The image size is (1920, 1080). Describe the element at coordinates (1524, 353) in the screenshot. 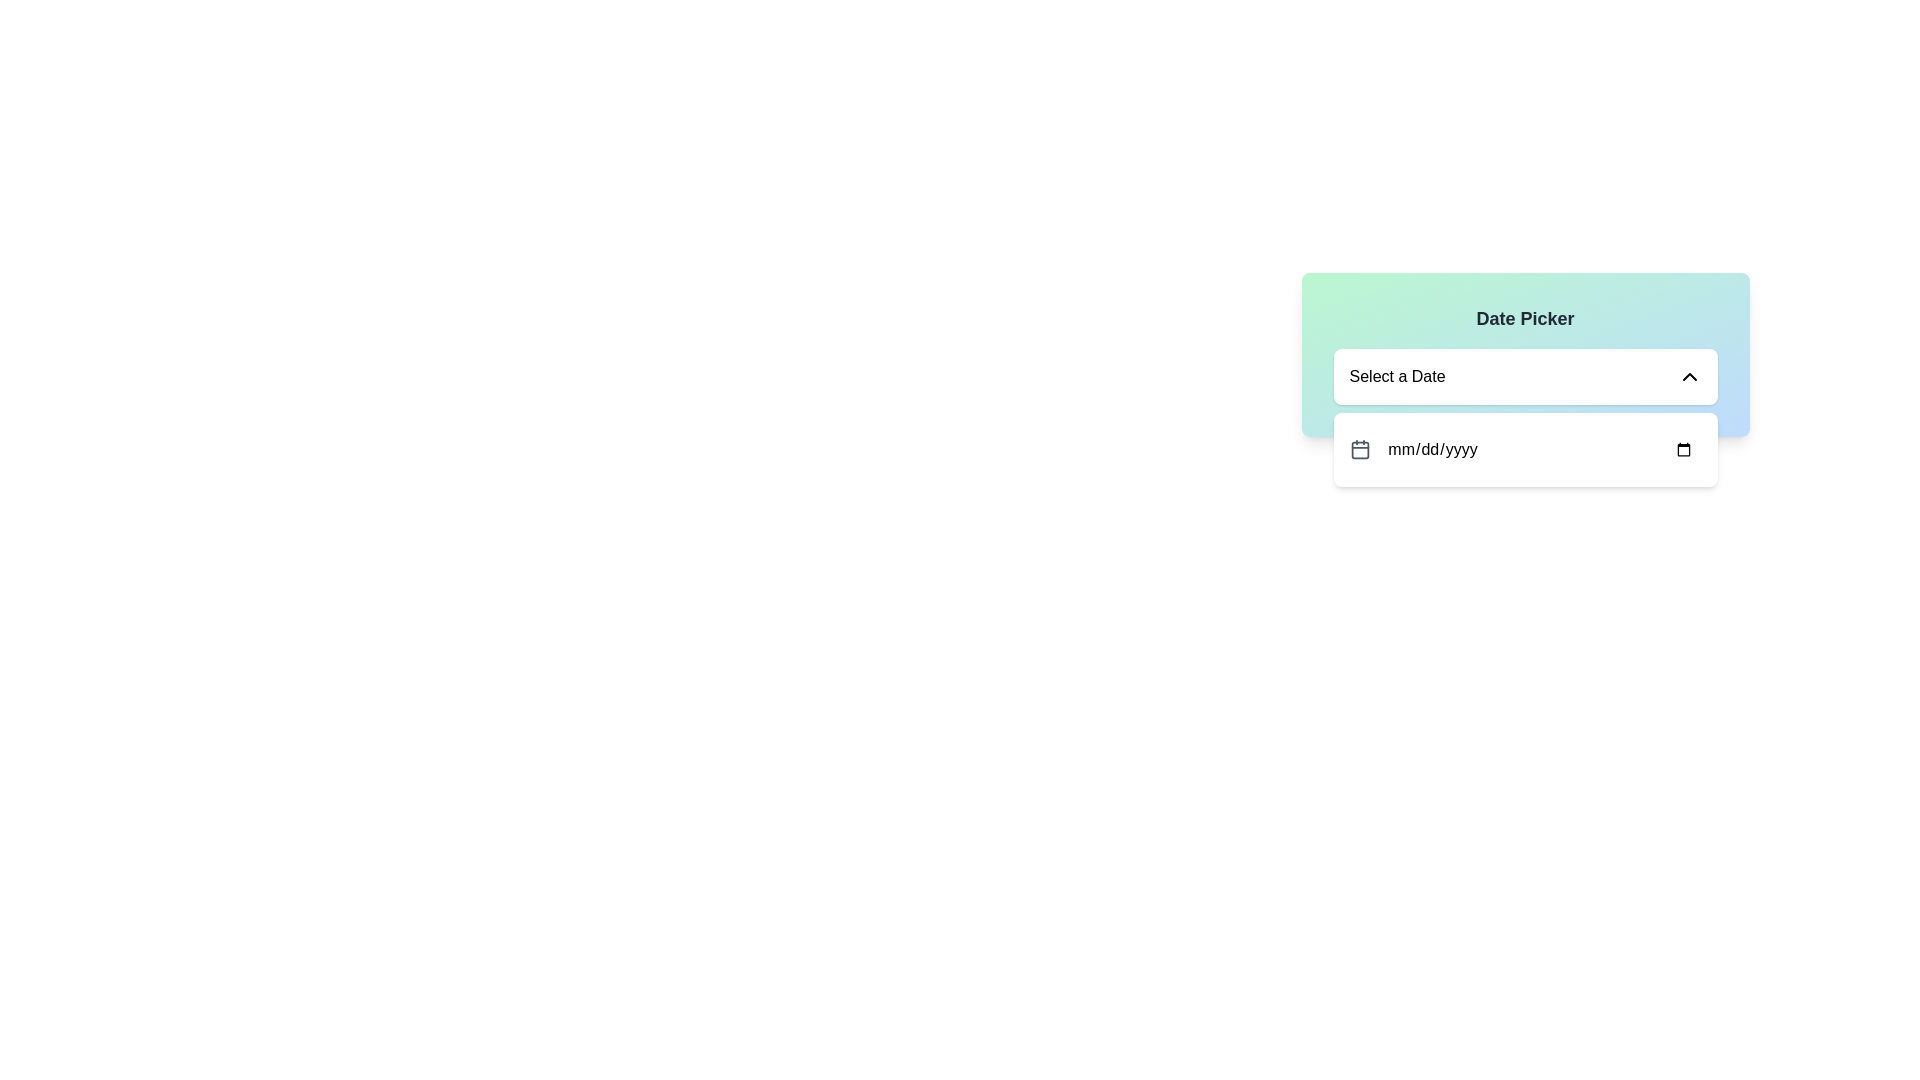

I see `the dropdown button of the date selection interface component located at the center of the bounding box, which combines a label, text input, and dropdown` at that location.